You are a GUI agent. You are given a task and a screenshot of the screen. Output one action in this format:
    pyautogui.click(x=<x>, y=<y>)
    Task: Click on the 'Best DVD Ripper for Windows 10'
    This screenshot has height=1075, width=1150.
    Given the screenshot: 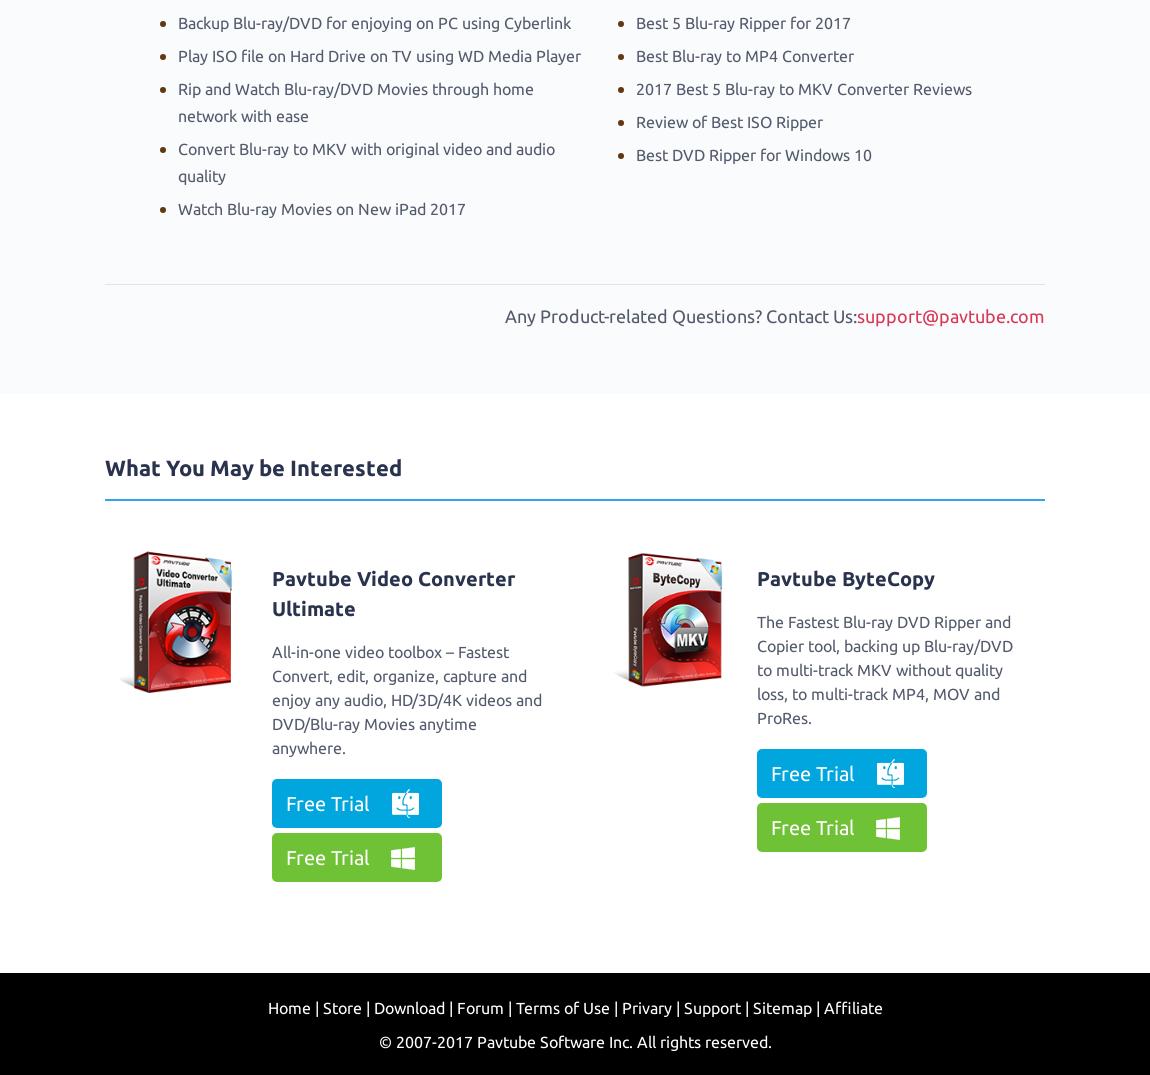 What is the action you would take?
    pyautogui.click(x=753, y=155)
    